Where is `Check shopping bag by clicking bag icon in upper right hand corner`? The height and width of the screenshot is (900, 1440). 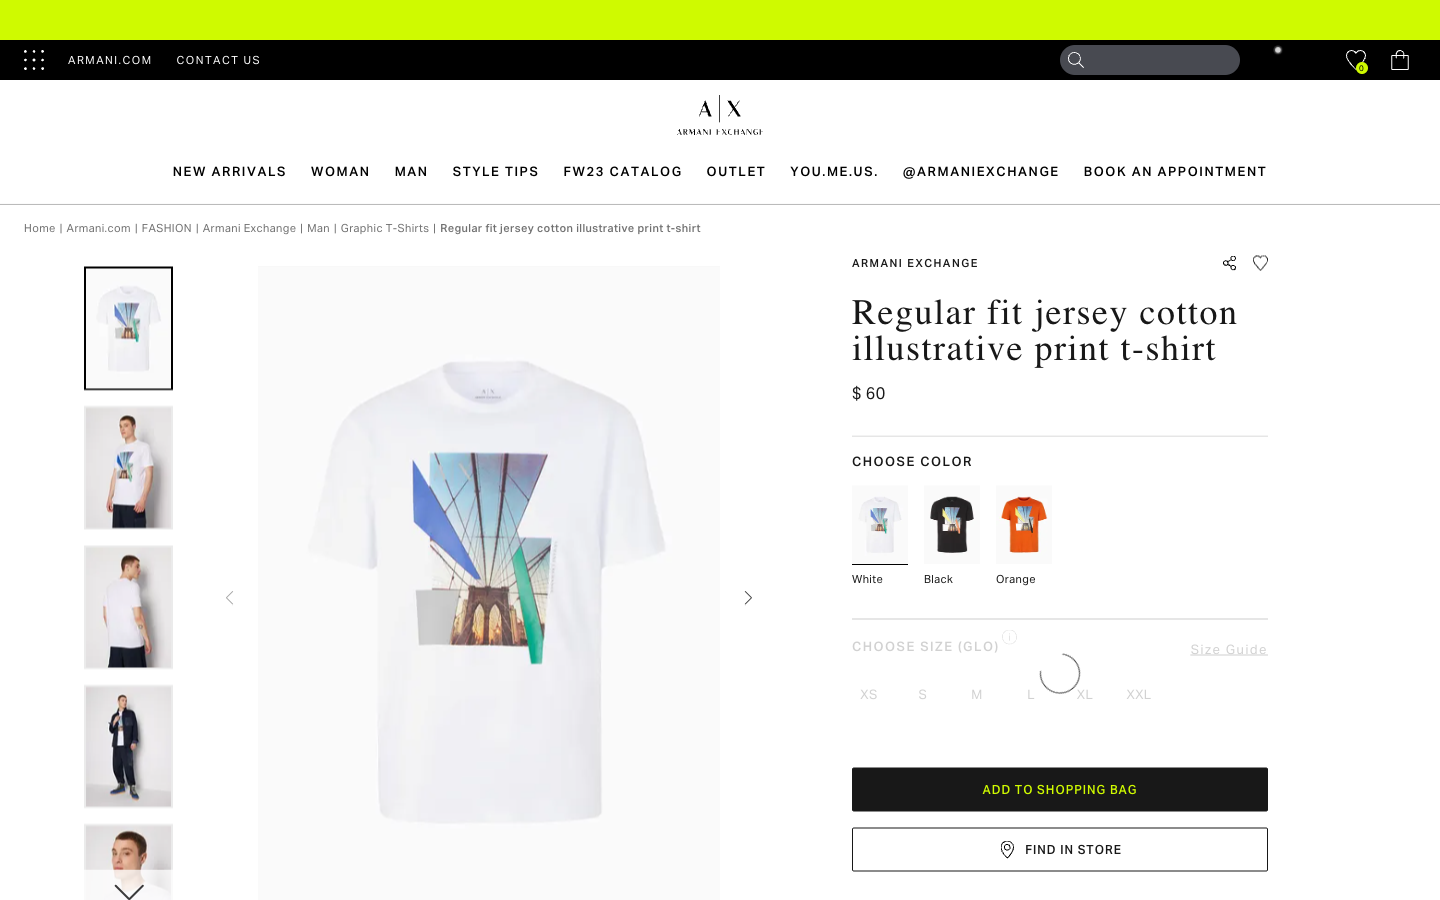
Check shopping bag by clicking bag icon in upper right hand corner is located at coordinates (1399, 59).